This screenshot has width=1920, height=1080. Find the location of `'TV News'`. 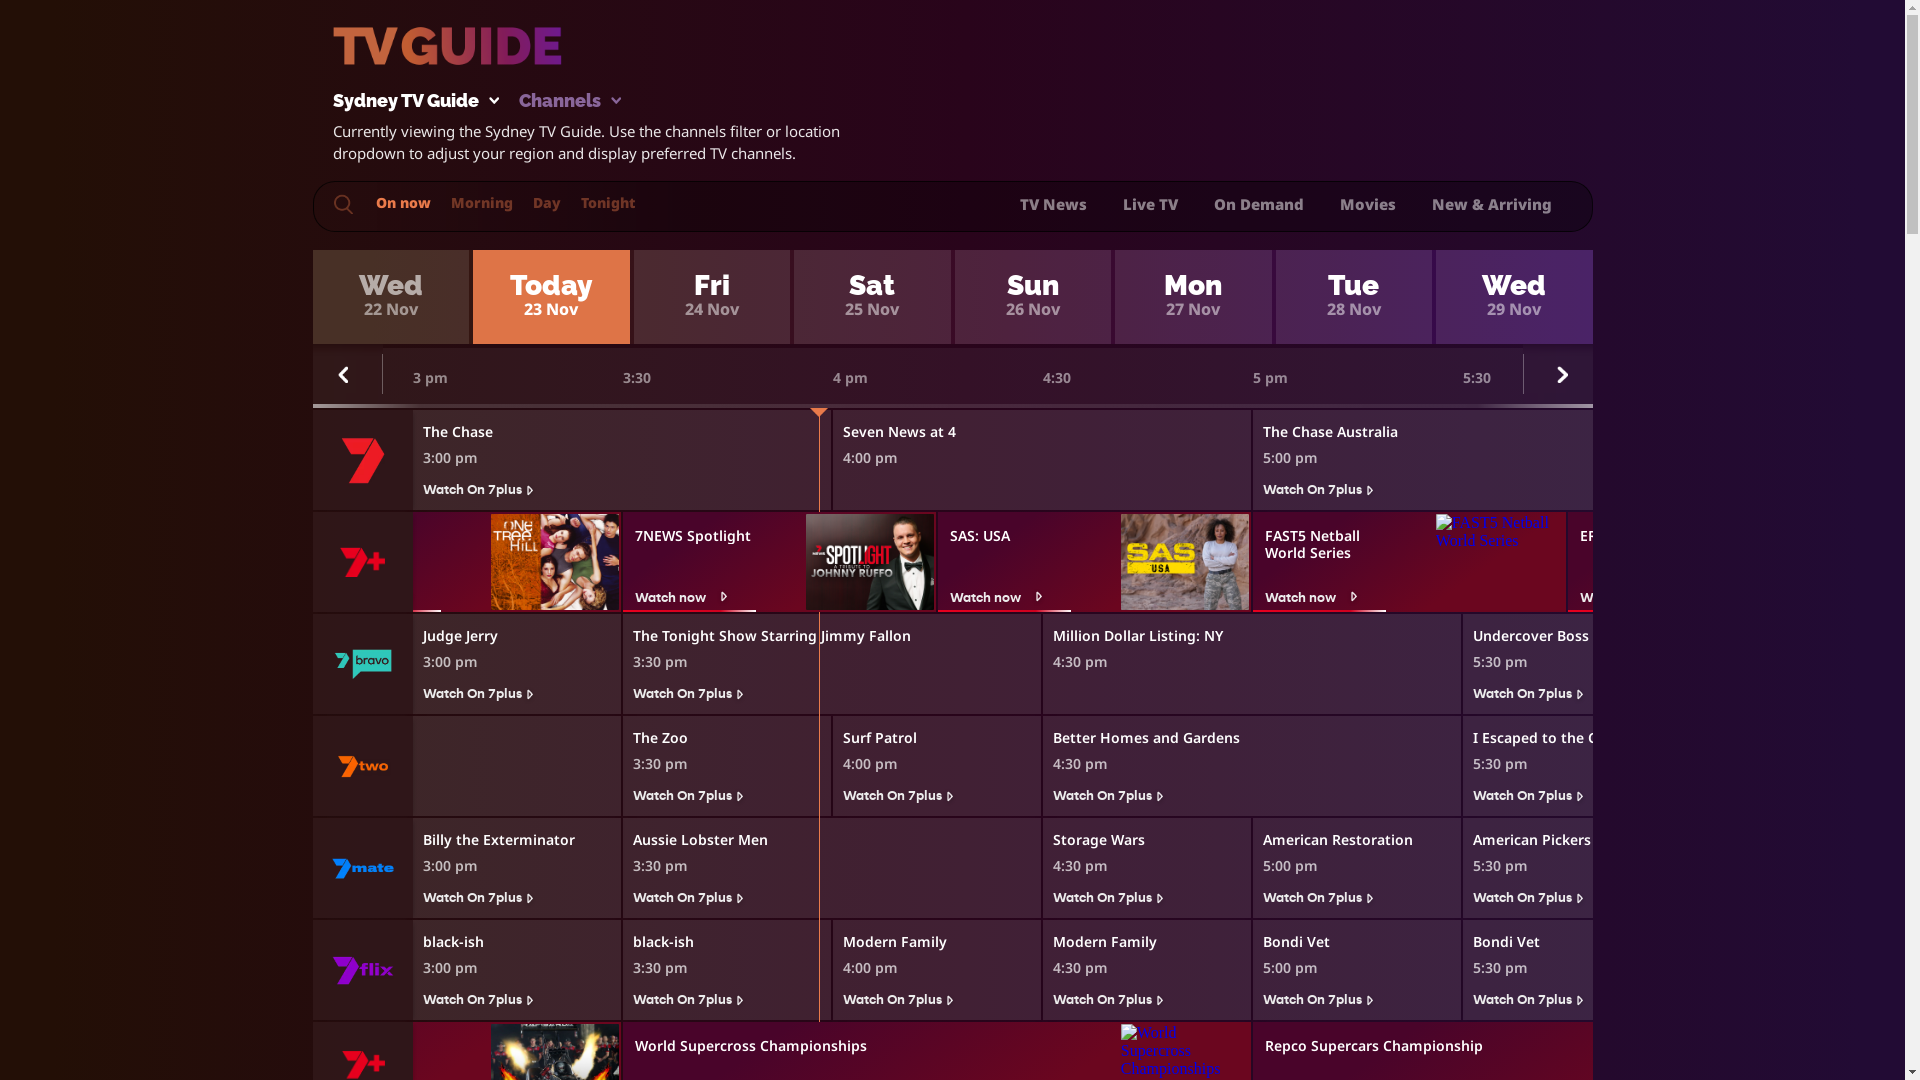

'TV News' is located at coordinates (1052, 204).